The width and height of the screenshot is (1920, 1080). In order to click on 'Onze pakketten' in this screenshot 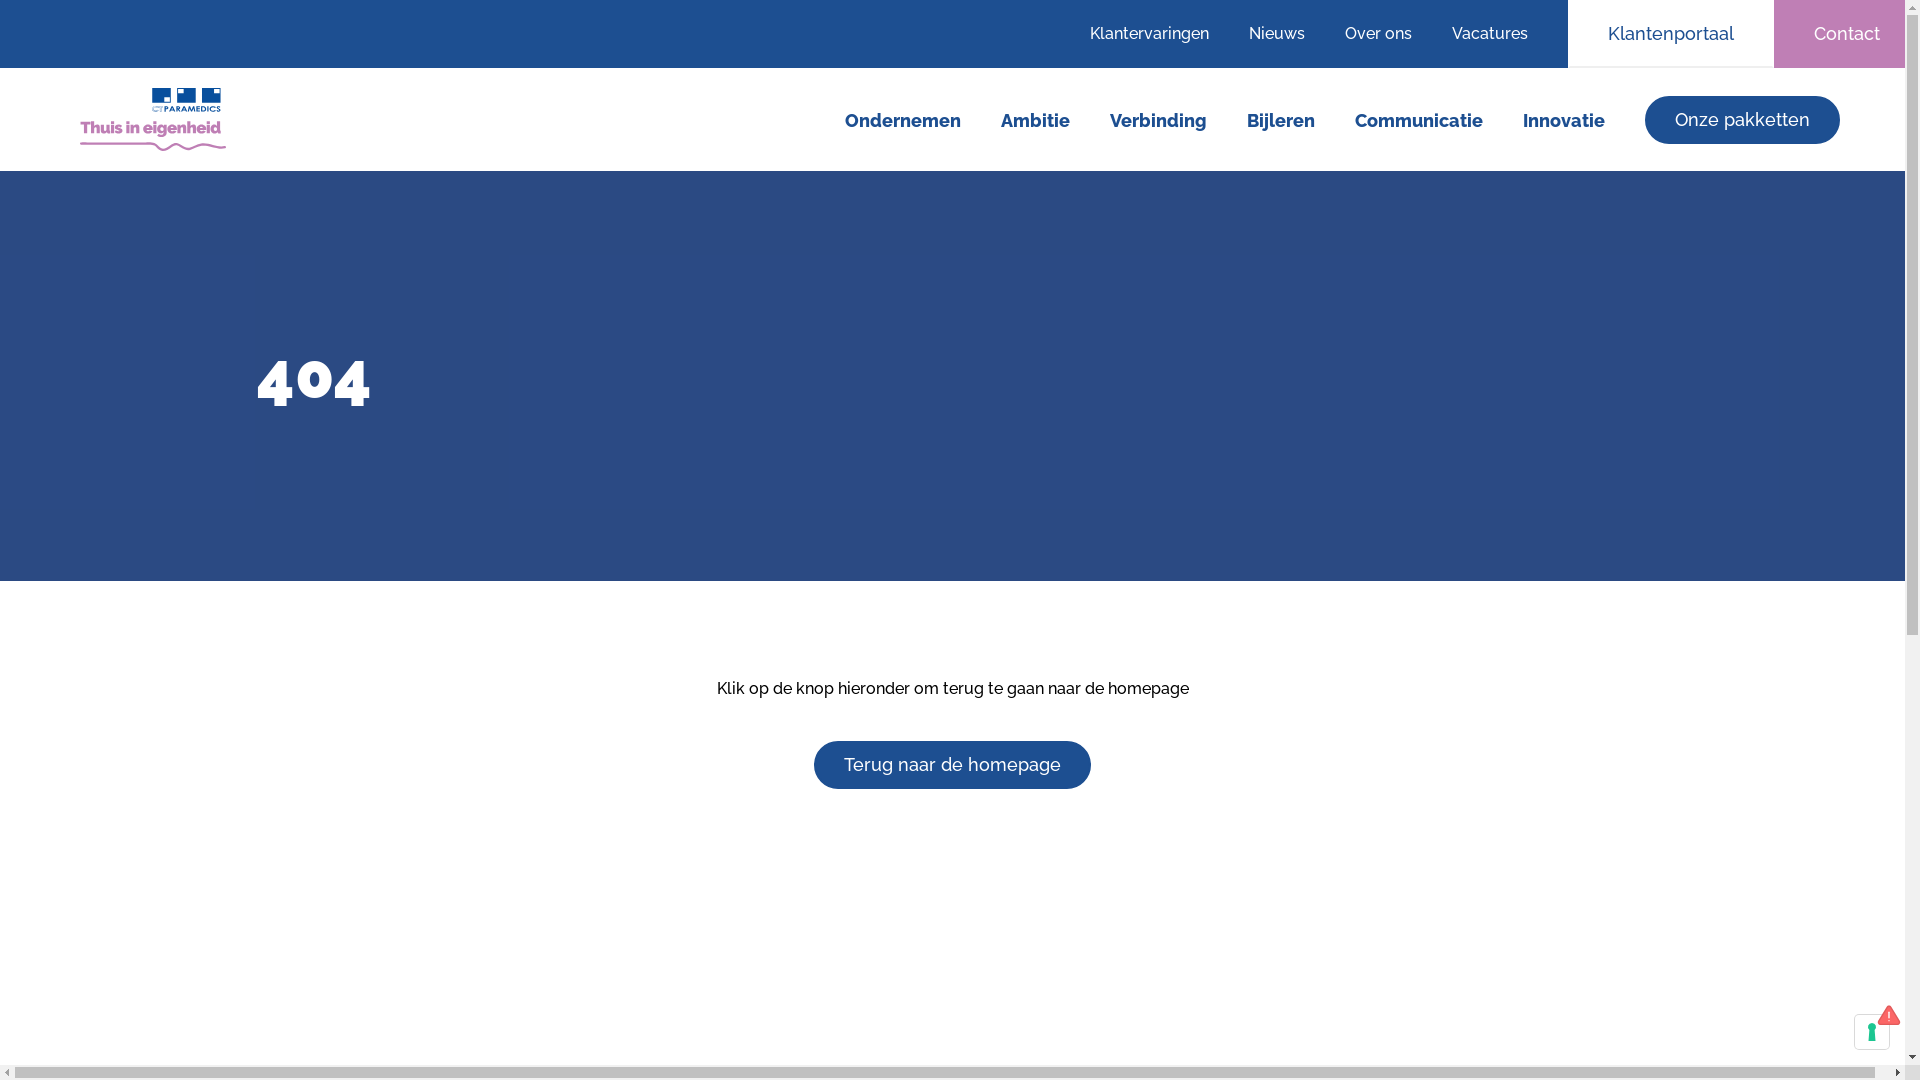, I will do `click(1741, 119)`.